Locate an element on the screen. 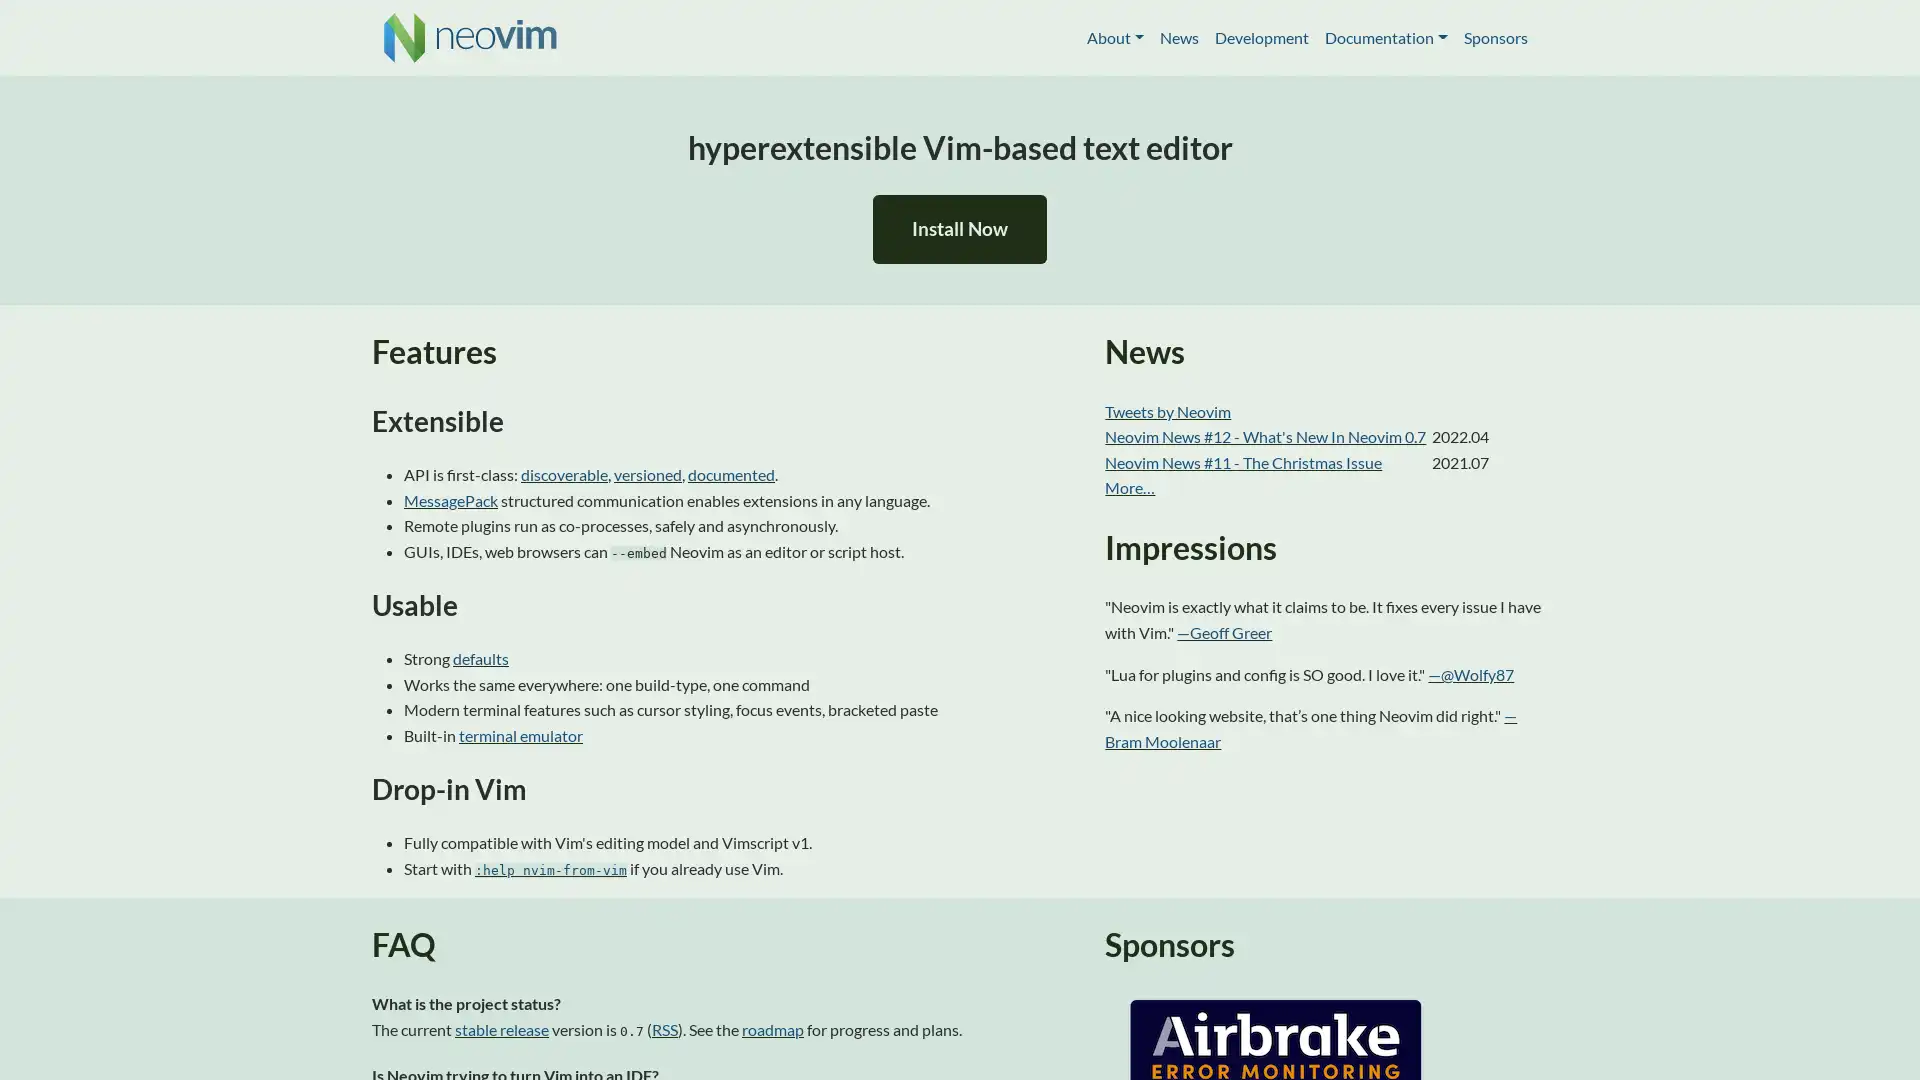 This screenshot has height=1080, width=1920. About is located at coordinates (1113, 37).